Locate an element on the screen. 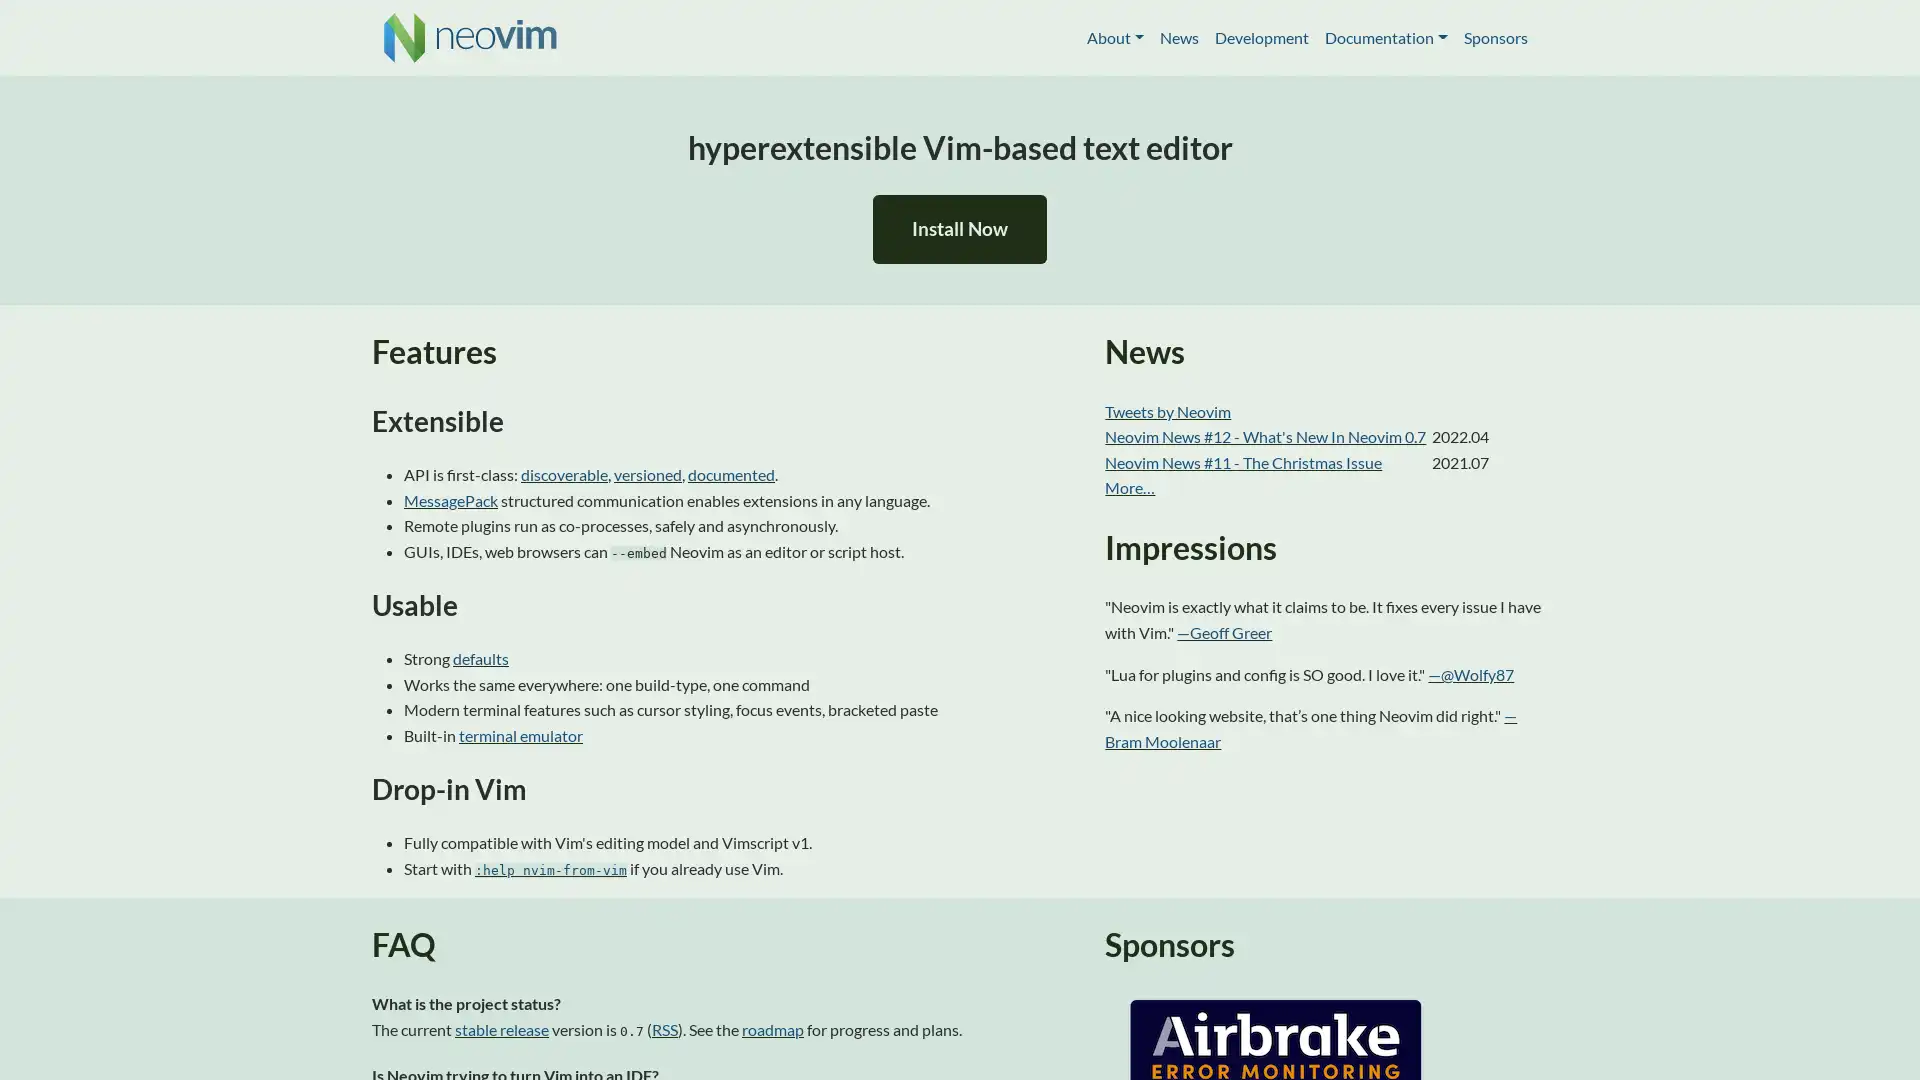 This screenshot has height=1080, width=1920. About is located at coordinates (1113, 37).